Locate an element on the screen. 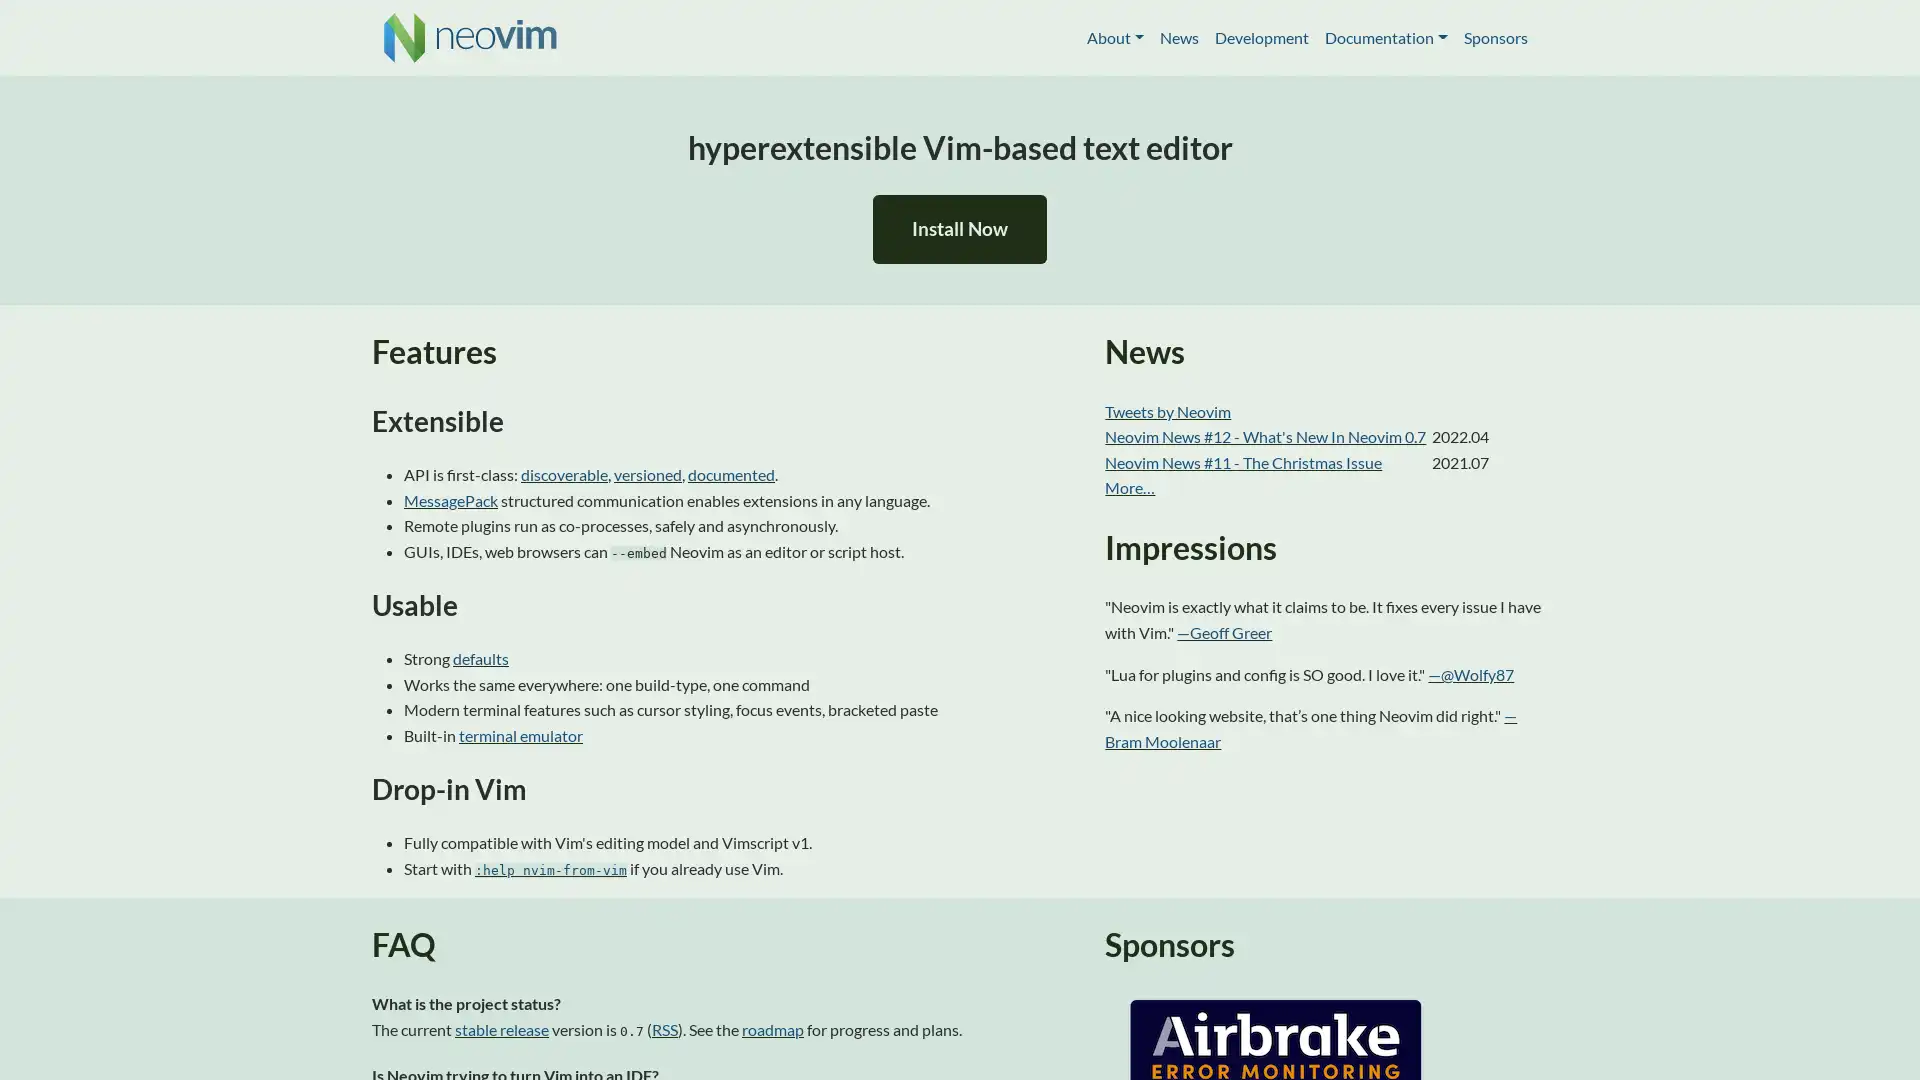 This screenshot has height=1080, width=1920. About is located at coordinates (1113, 37).